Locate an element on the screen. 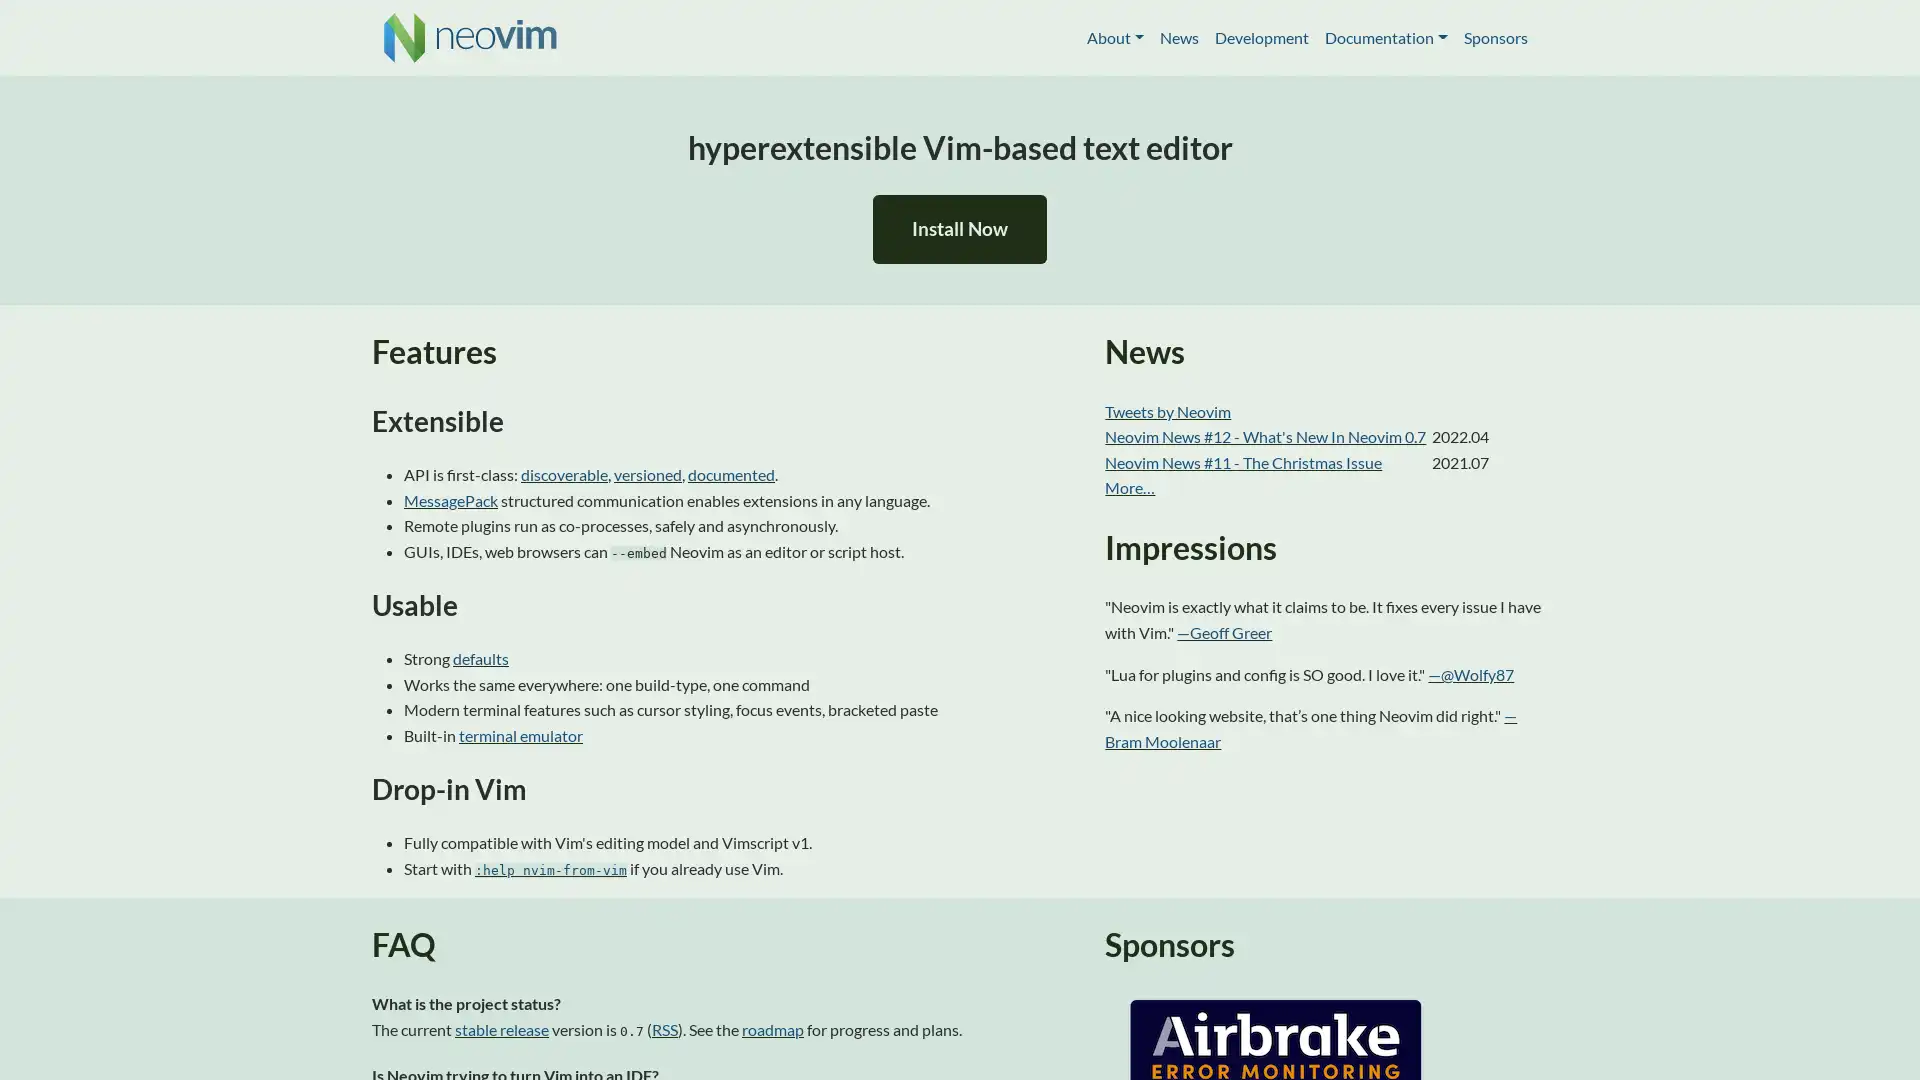 This screenshot has height=1080, width=1920. About is located at coordinates (1113, 37).